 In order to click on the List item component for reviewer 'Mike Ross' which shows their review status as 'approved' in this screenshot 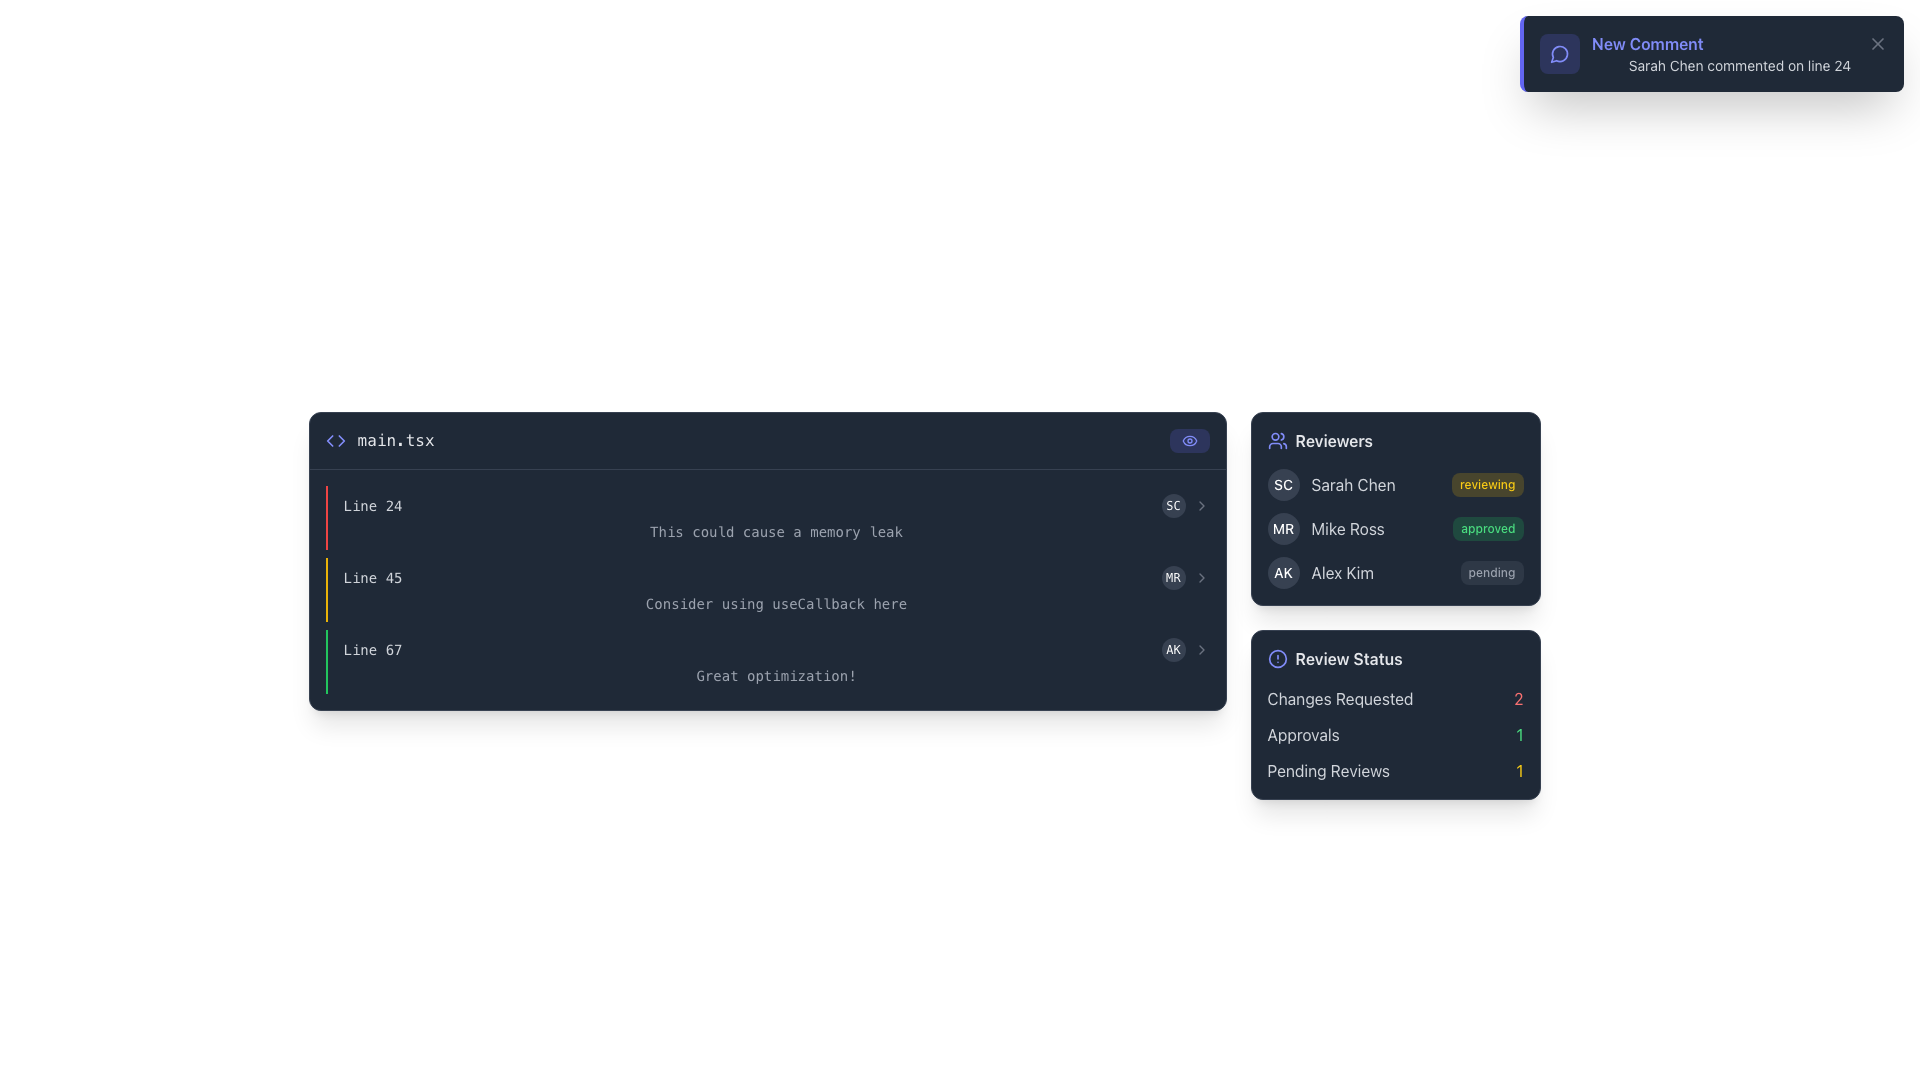, I will do `click(1326, 527)`.